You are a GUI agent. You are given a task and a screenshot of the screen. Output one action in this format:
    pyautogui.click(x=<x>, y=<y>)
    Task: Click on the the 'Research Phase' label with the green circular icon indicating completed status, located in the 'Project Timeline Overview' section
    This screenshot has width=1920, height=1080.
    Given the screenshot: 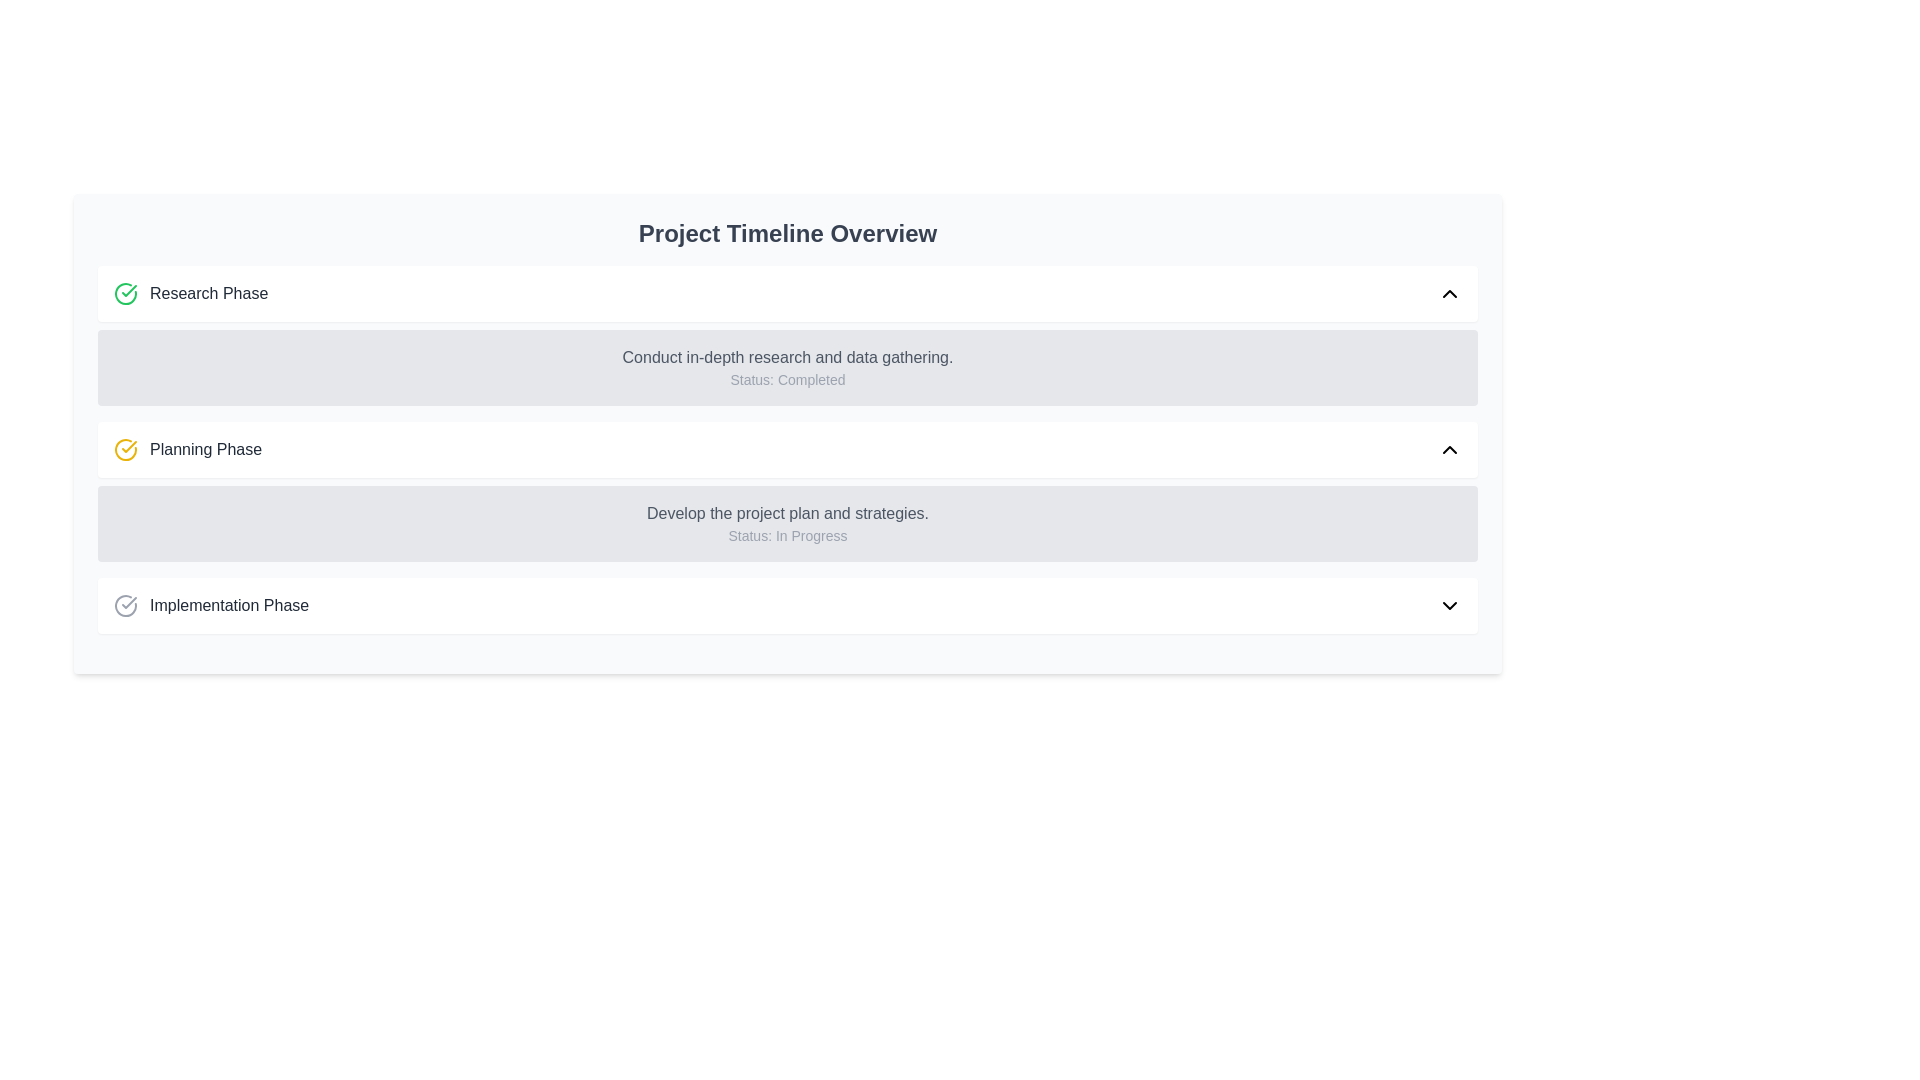 What is the action you would take?
    pyautogui.click(x=191, y=293)
    